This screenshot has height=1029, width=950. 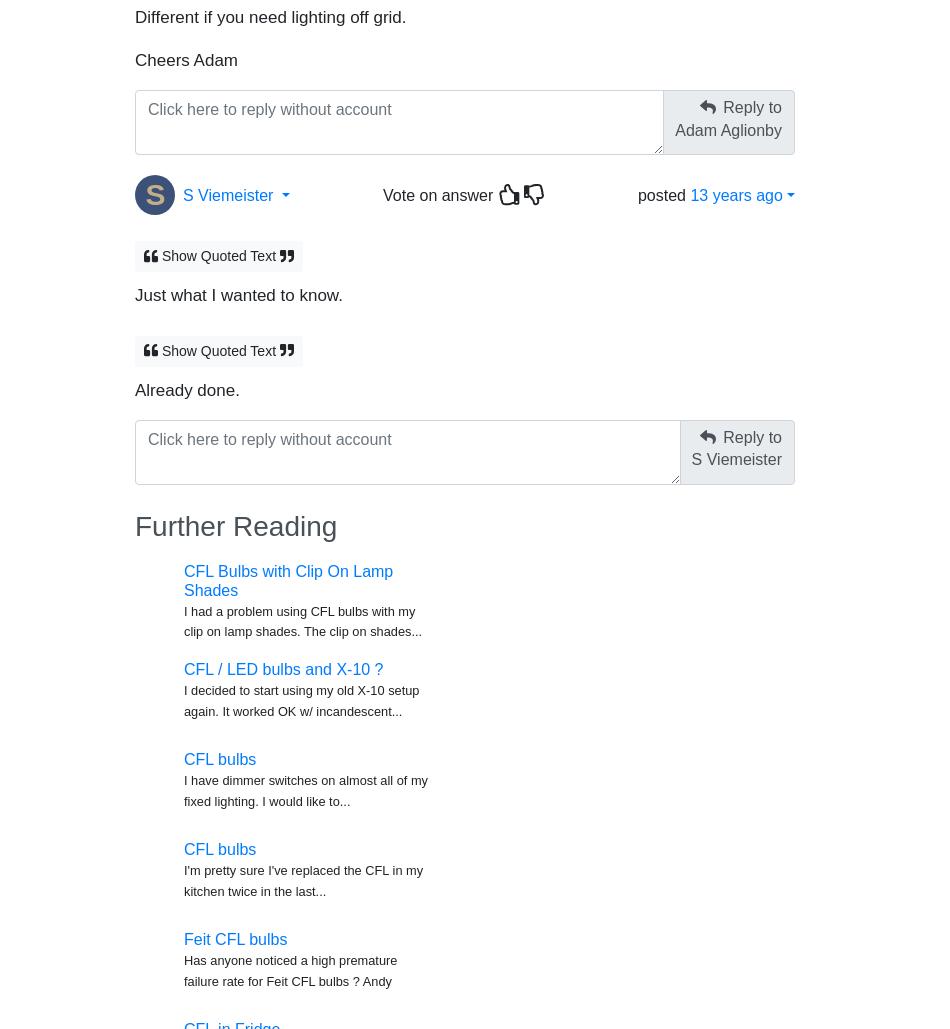 I want to click on 'Feit CFL bulbs', so click(x=235, y=929).